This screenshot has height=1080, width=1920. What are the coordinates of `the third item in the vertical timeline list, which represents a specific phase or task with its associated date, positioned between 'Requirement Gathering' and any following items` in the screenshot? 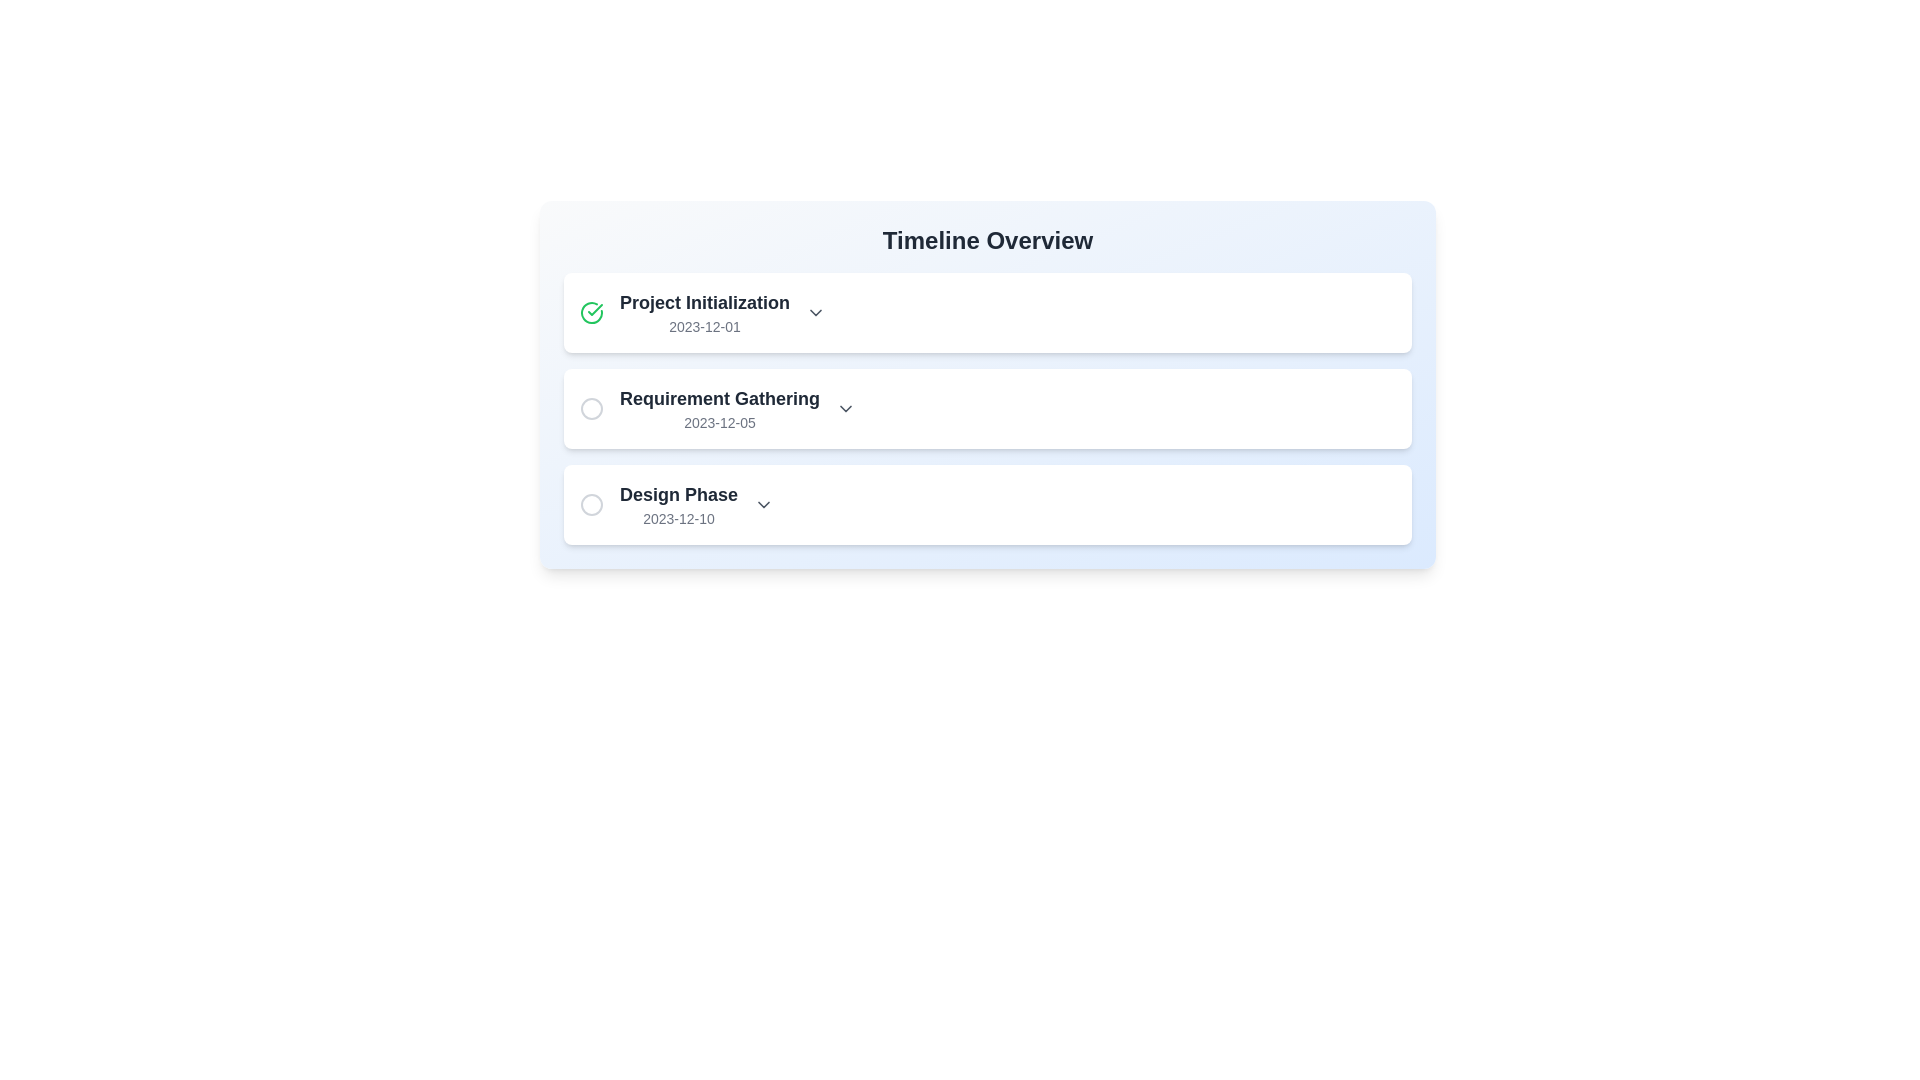 It's located at (988, 504).